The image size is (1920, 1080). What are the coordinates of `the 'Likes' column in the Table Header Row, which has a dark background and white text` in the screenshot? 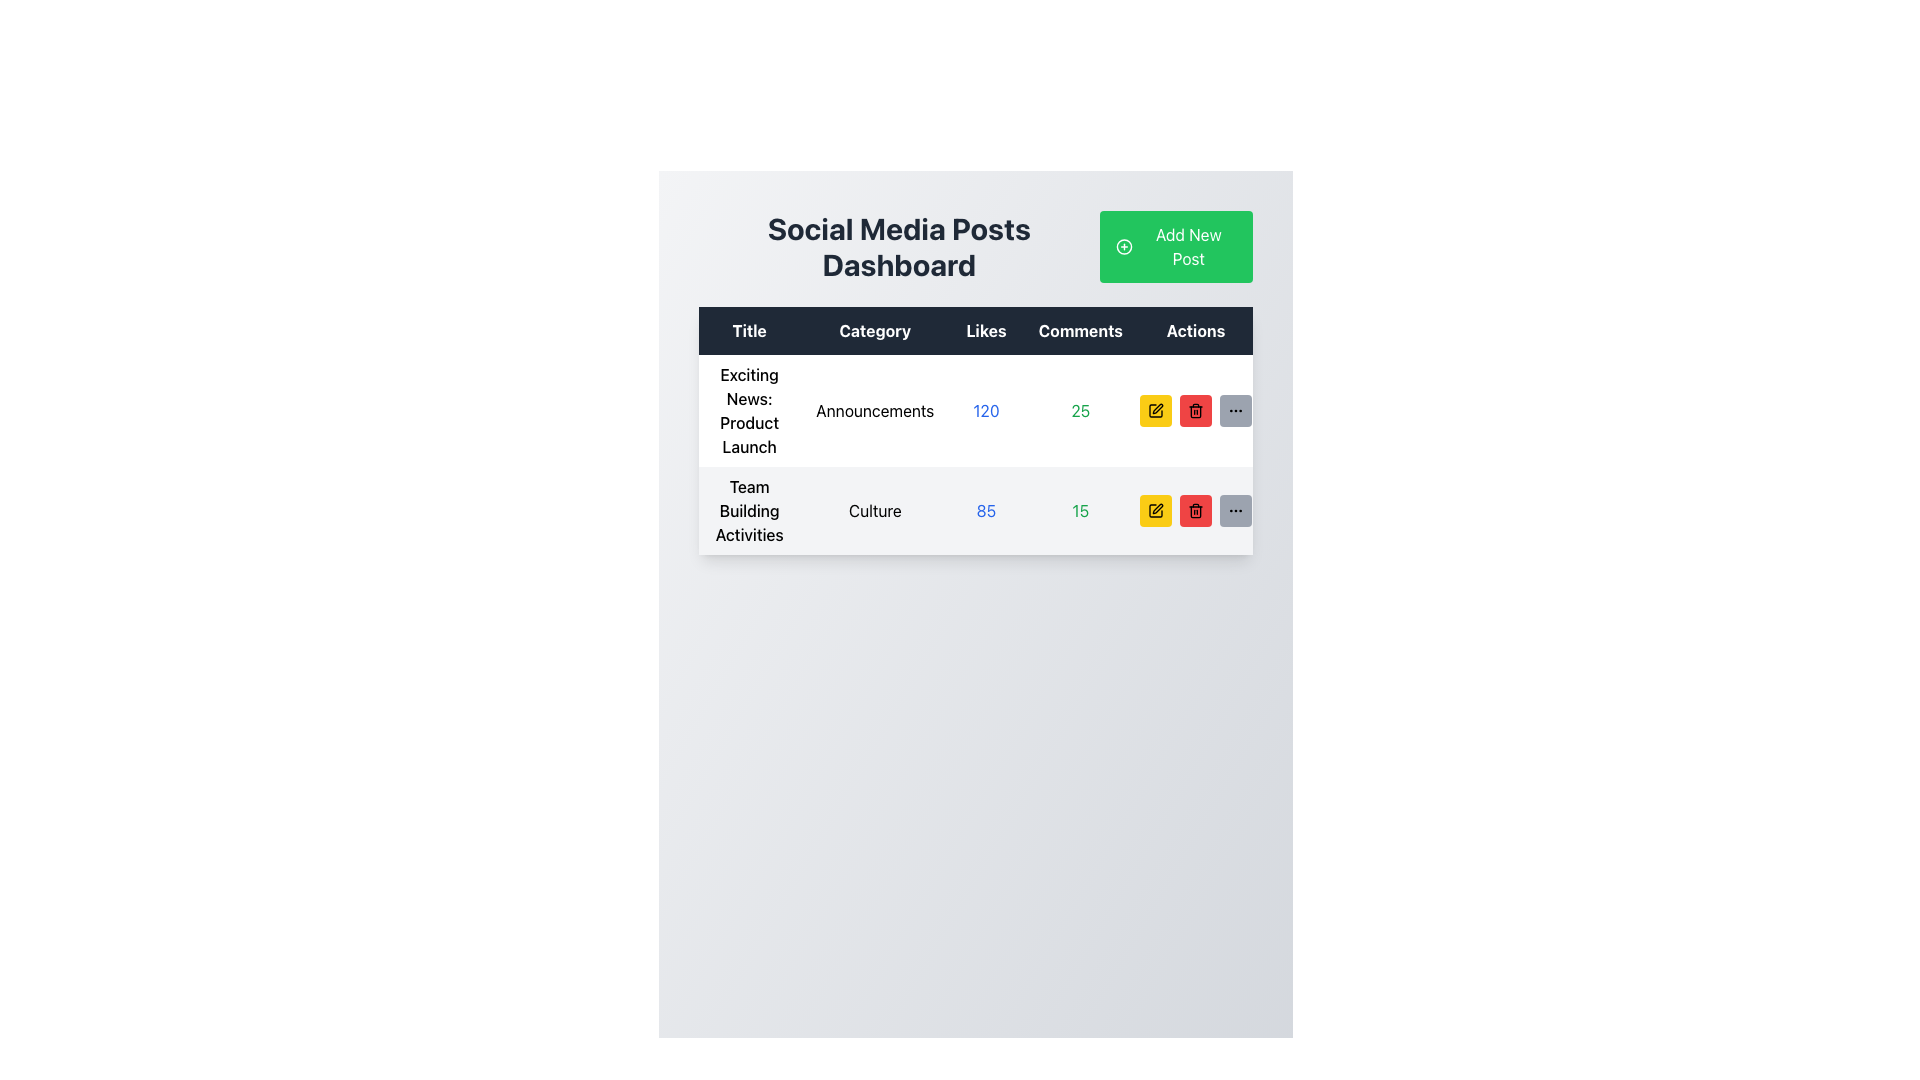 It's located at (975, 330).